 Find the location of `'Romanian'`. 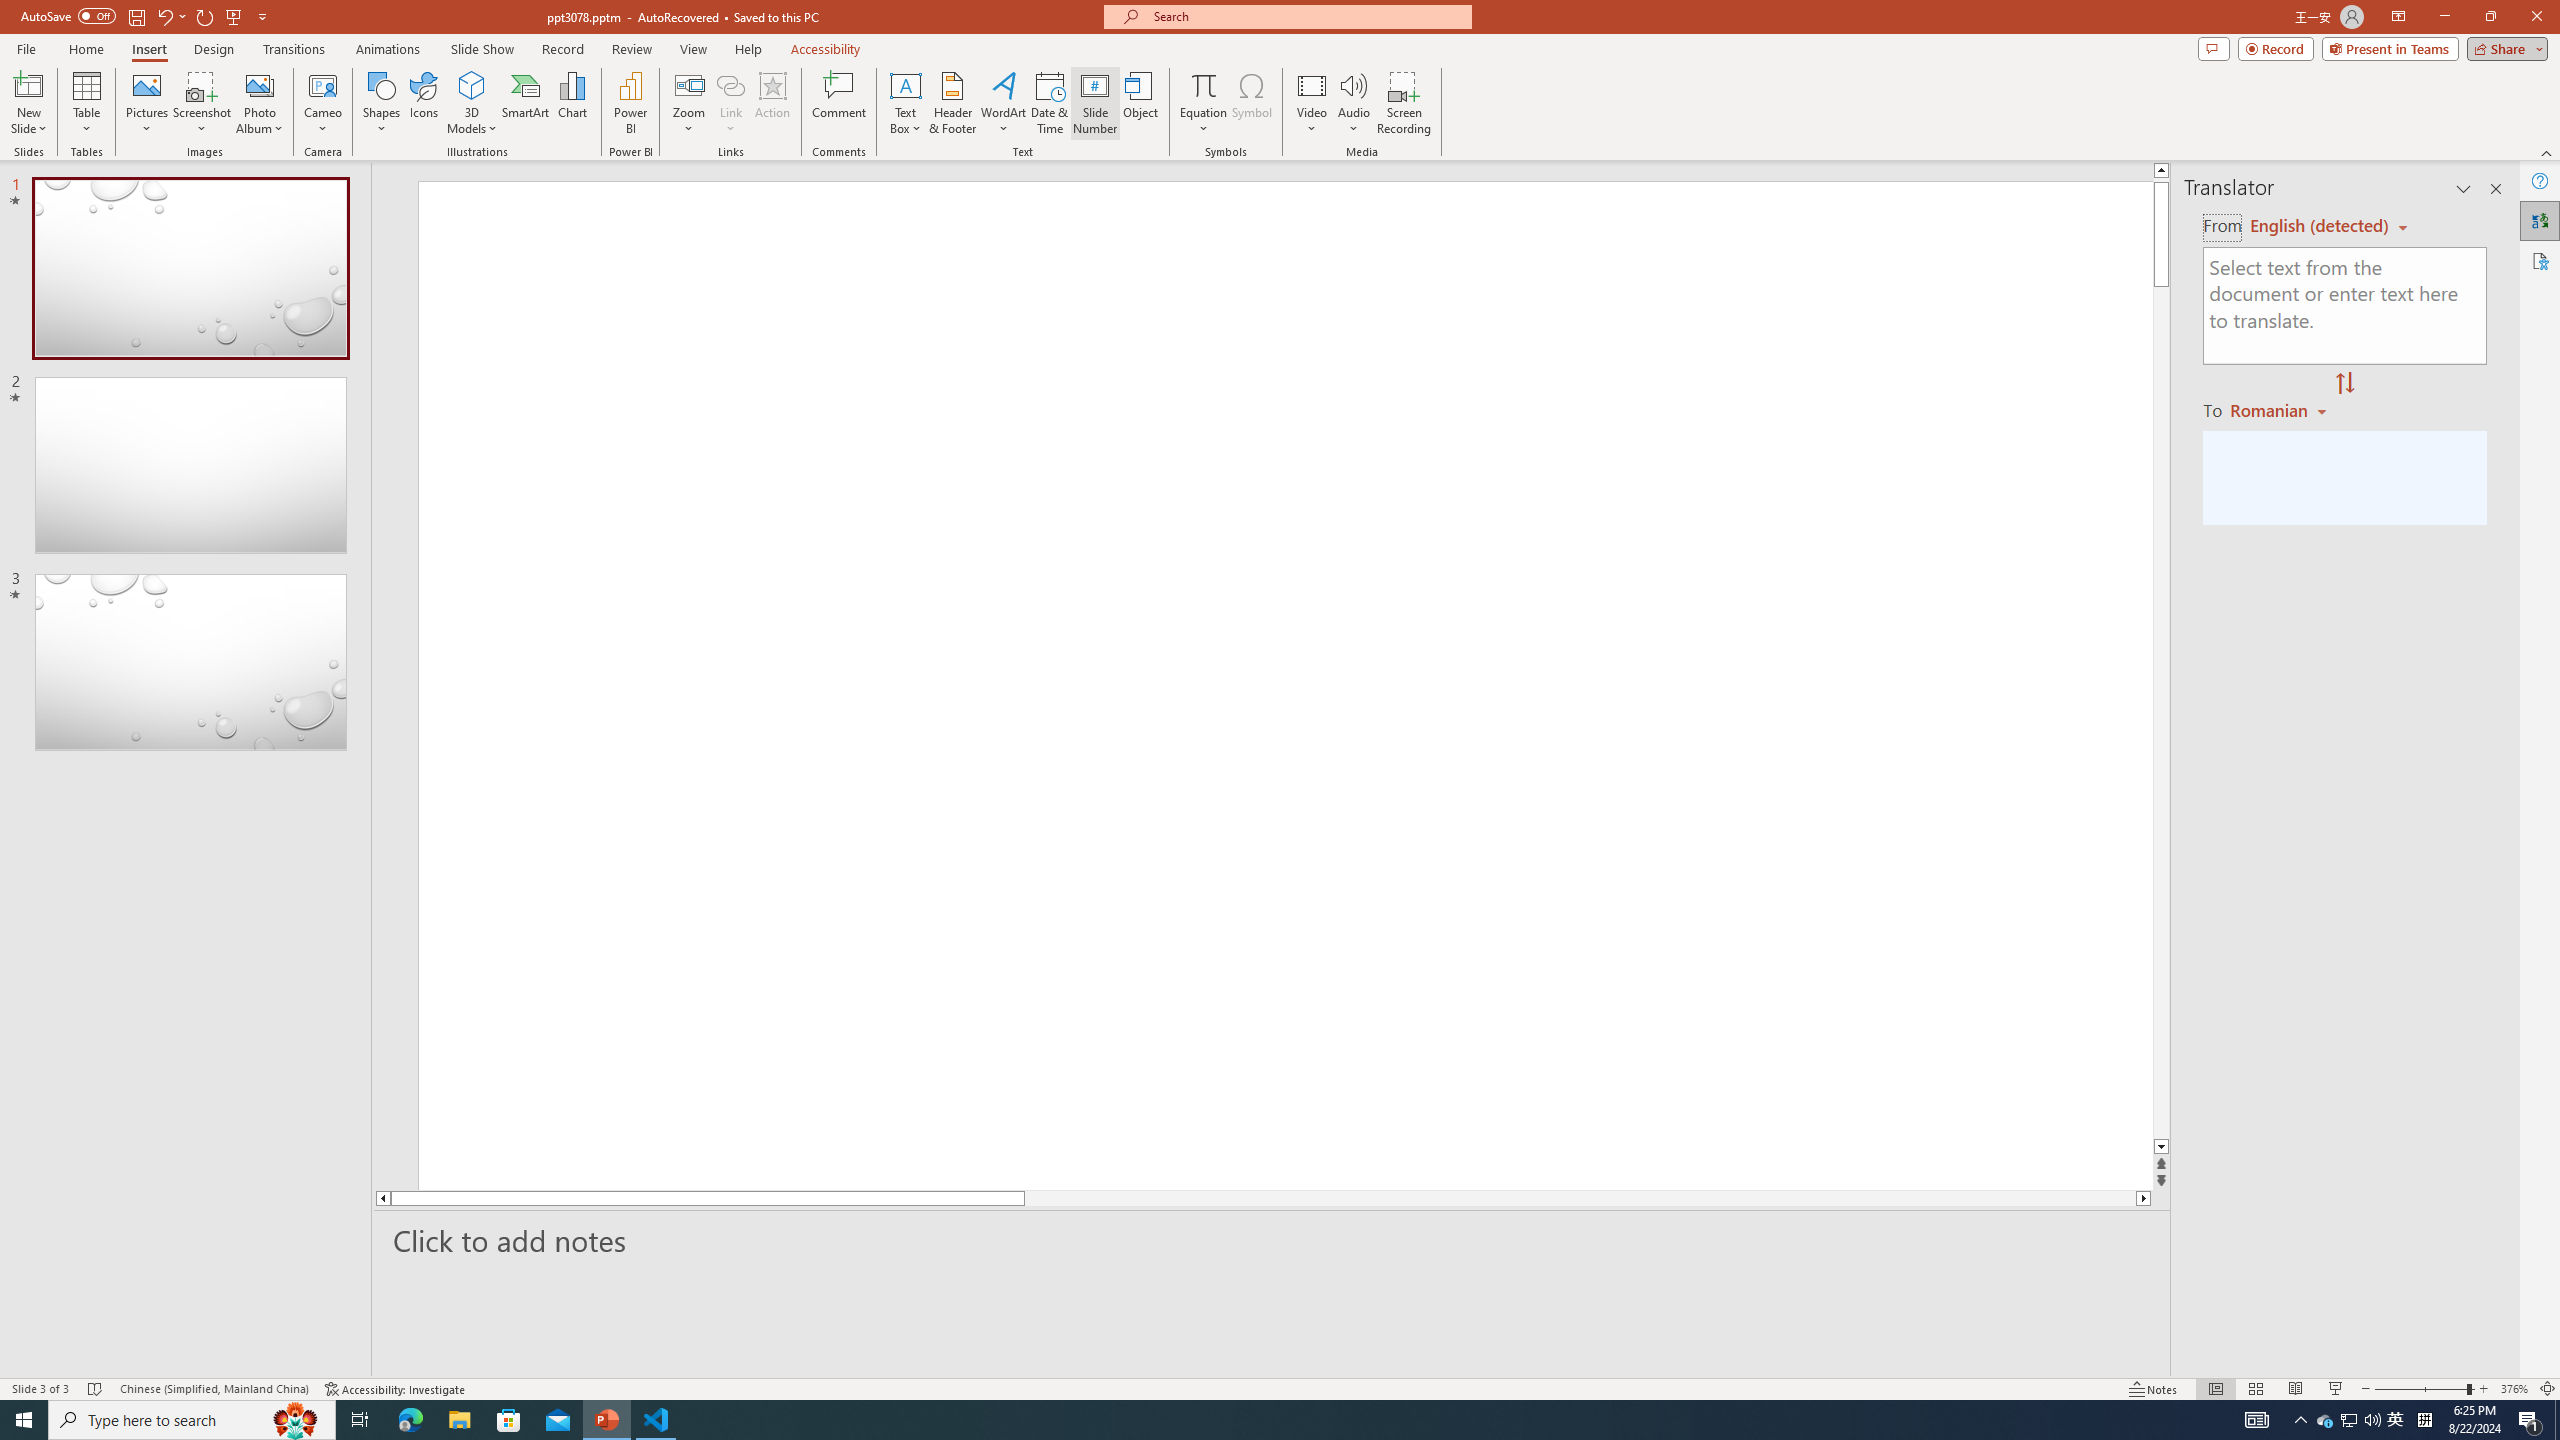

'Romanian' is located at coordinates (2279, 409).